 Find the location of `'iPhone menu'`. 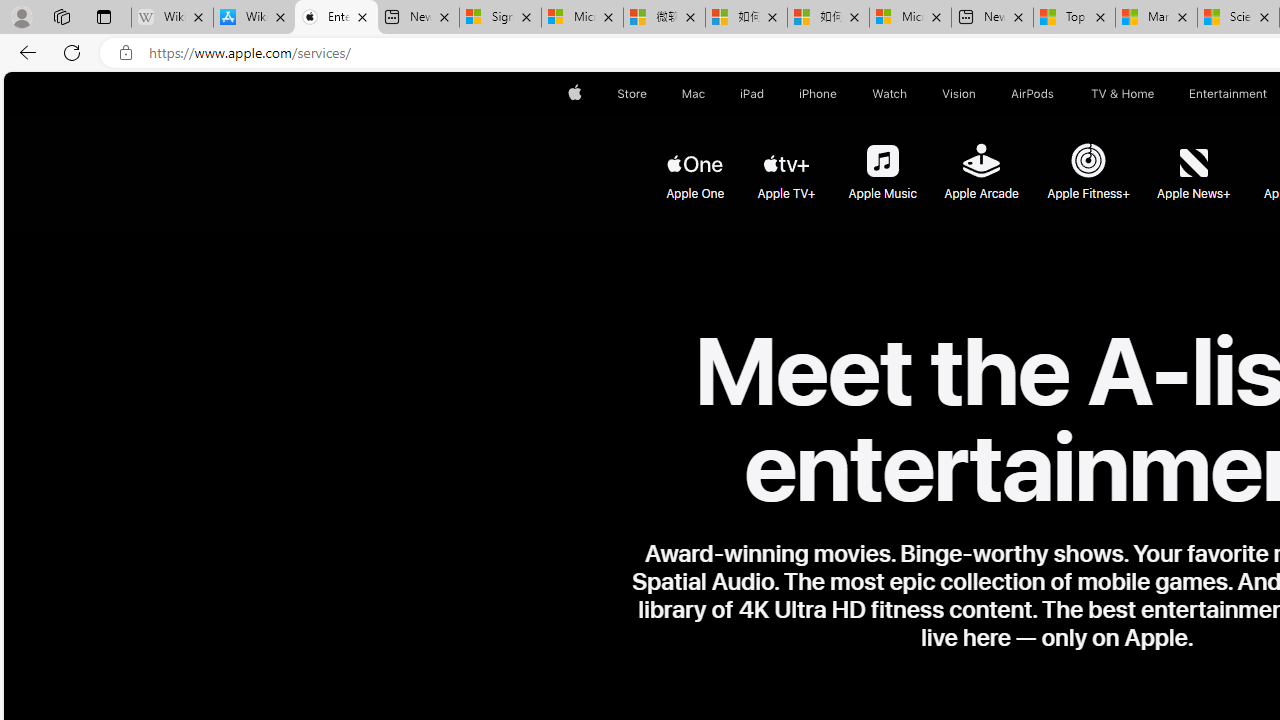

'iPhone menu' is located at coordinates (840, 93).